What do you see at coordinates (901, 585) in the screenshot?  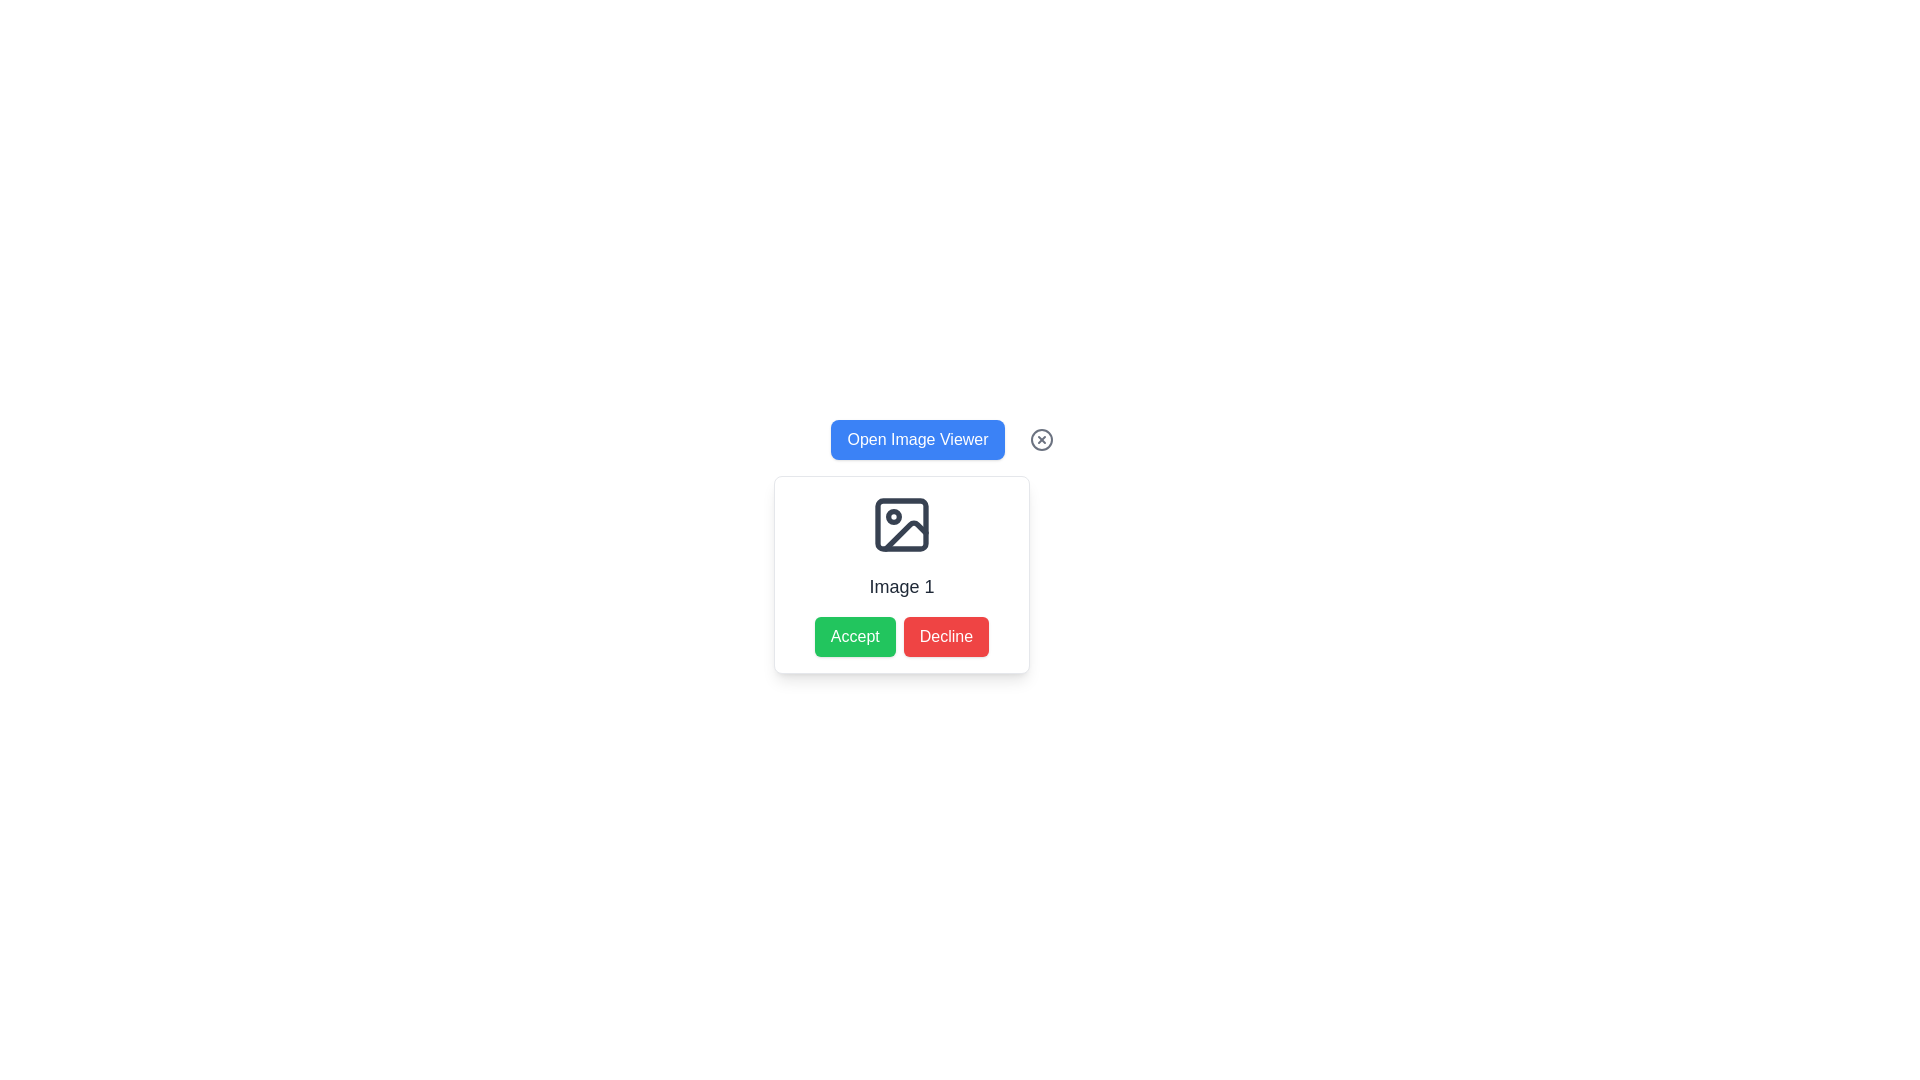 I see `the text label displaying 'Image 1', which is centrally located below an image thumbnail icon and above the 'Accept' and 'Decline' buttons` at bounding box center [901, 585].